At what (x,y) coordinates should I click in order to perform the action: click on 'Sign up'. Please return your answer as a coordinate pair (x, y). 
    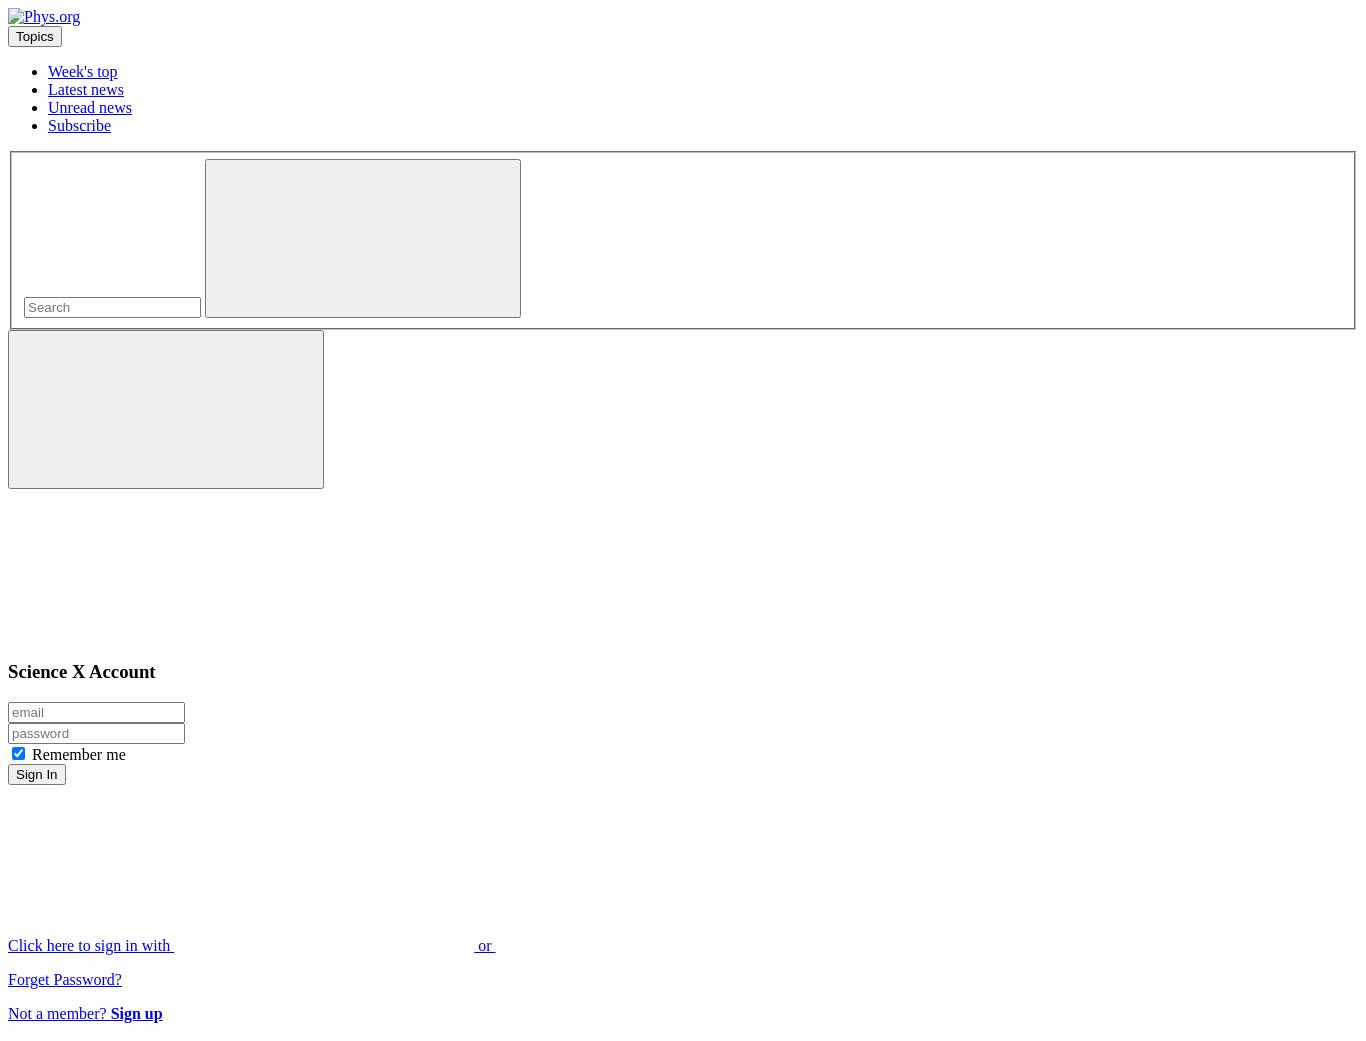
    Looking at the image, I should click on (135, 1013).